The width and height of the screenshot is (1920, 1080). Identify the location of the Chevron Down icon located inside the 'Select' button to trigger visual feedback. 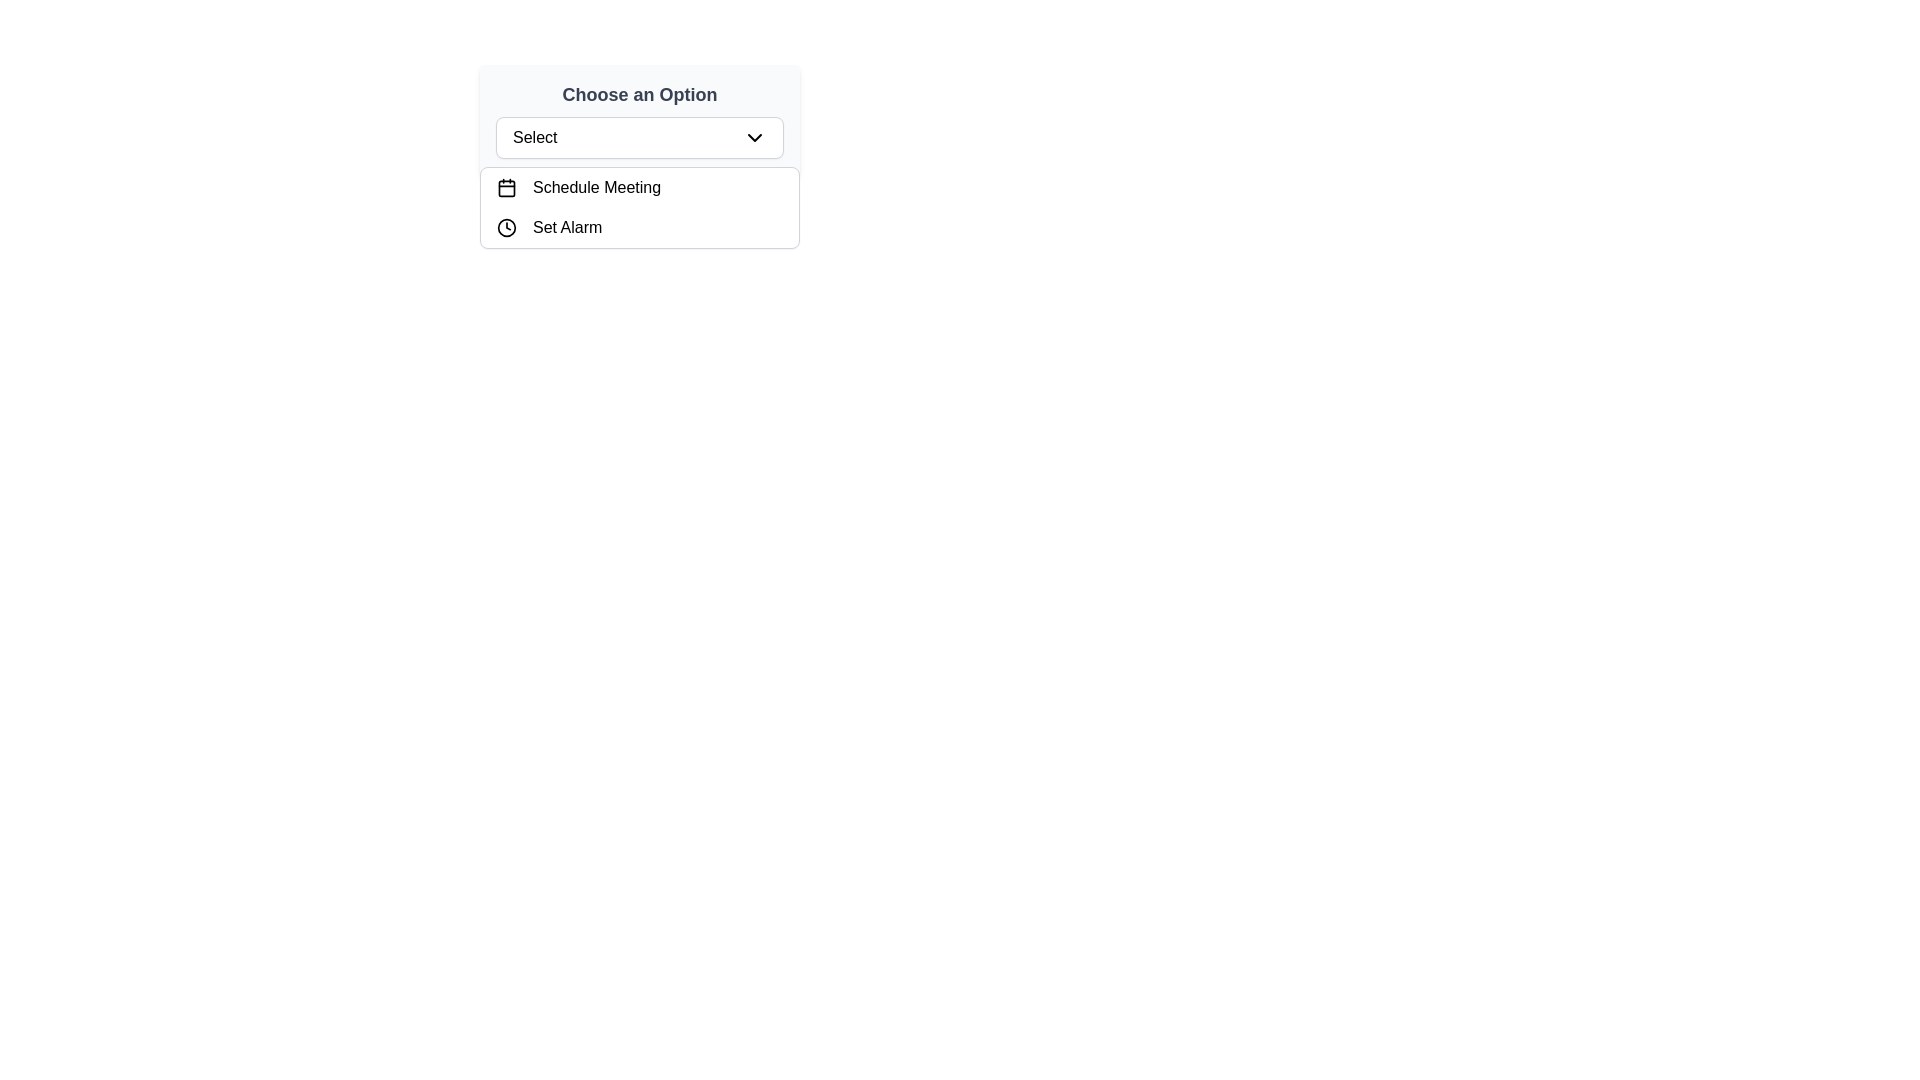
(753, 137).